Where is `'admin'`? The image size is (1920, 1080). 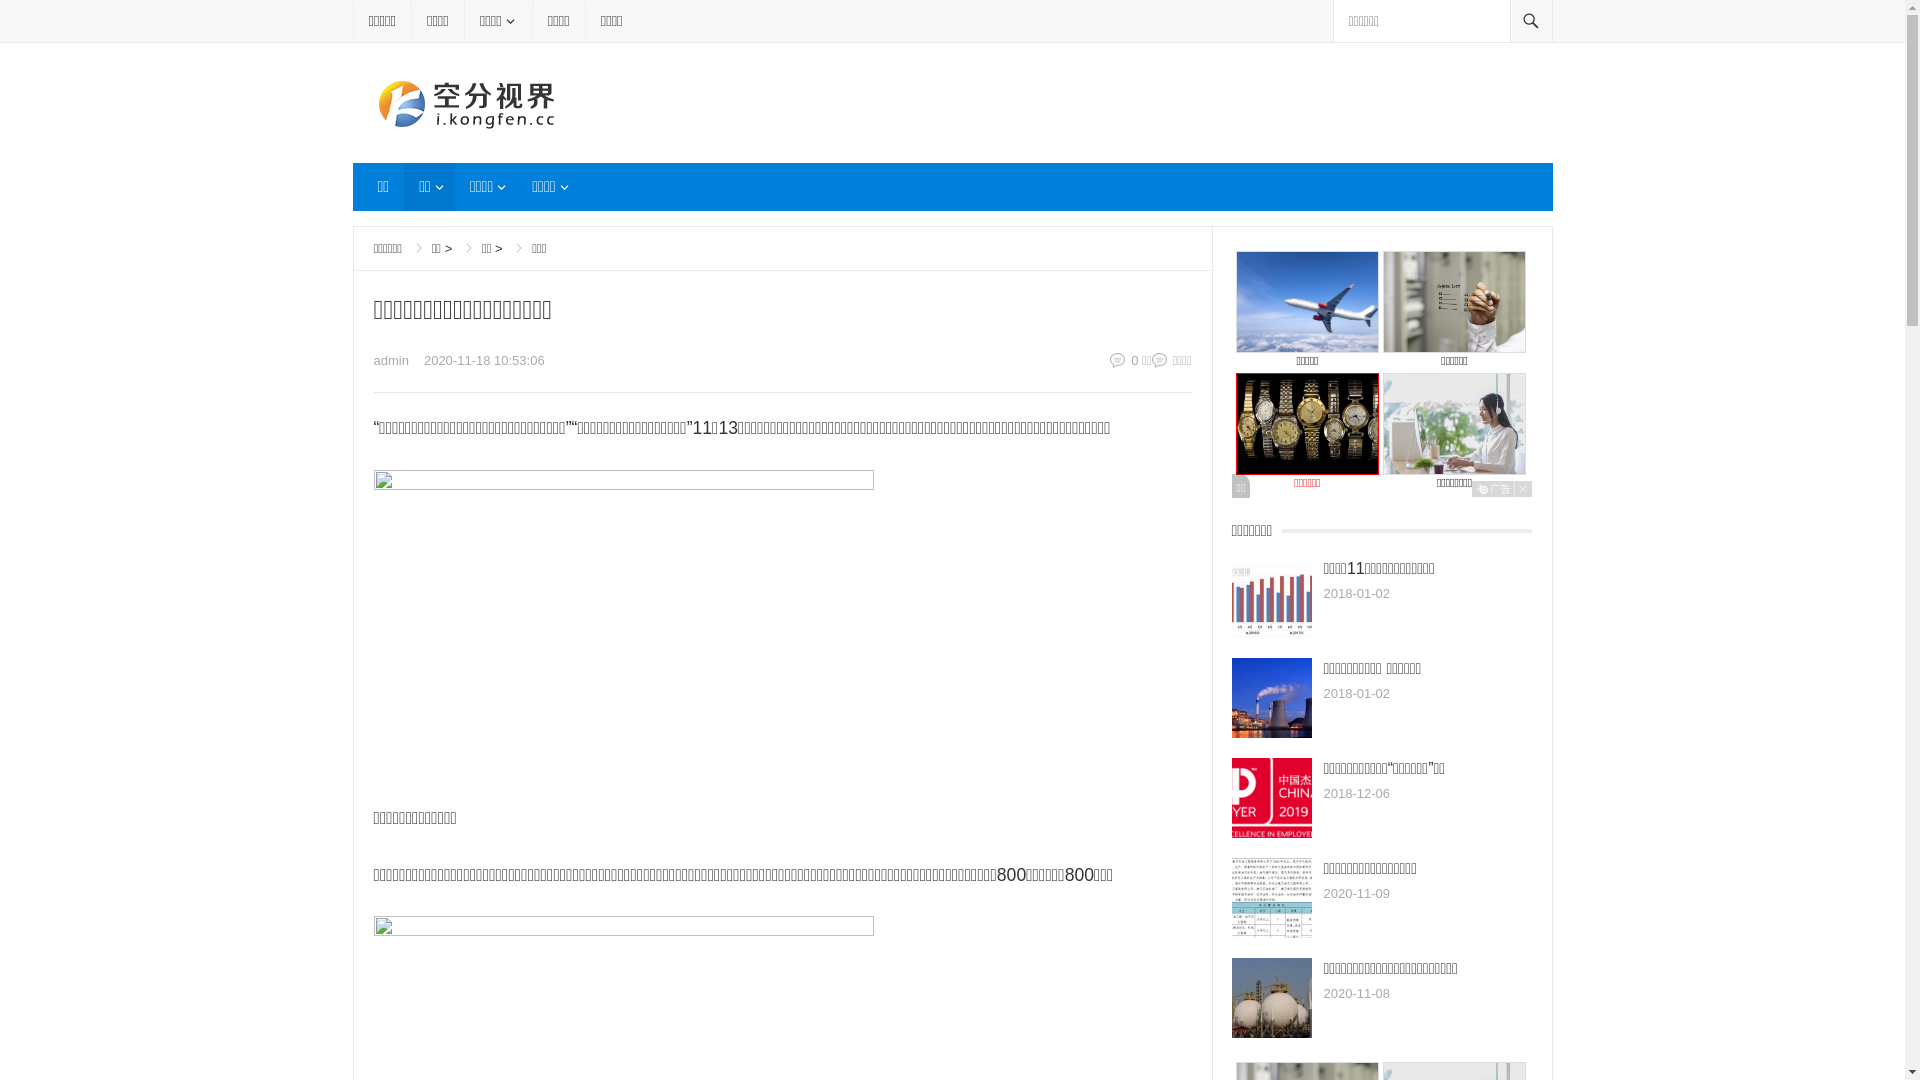 'admin' is located at coordinates (374, 360).